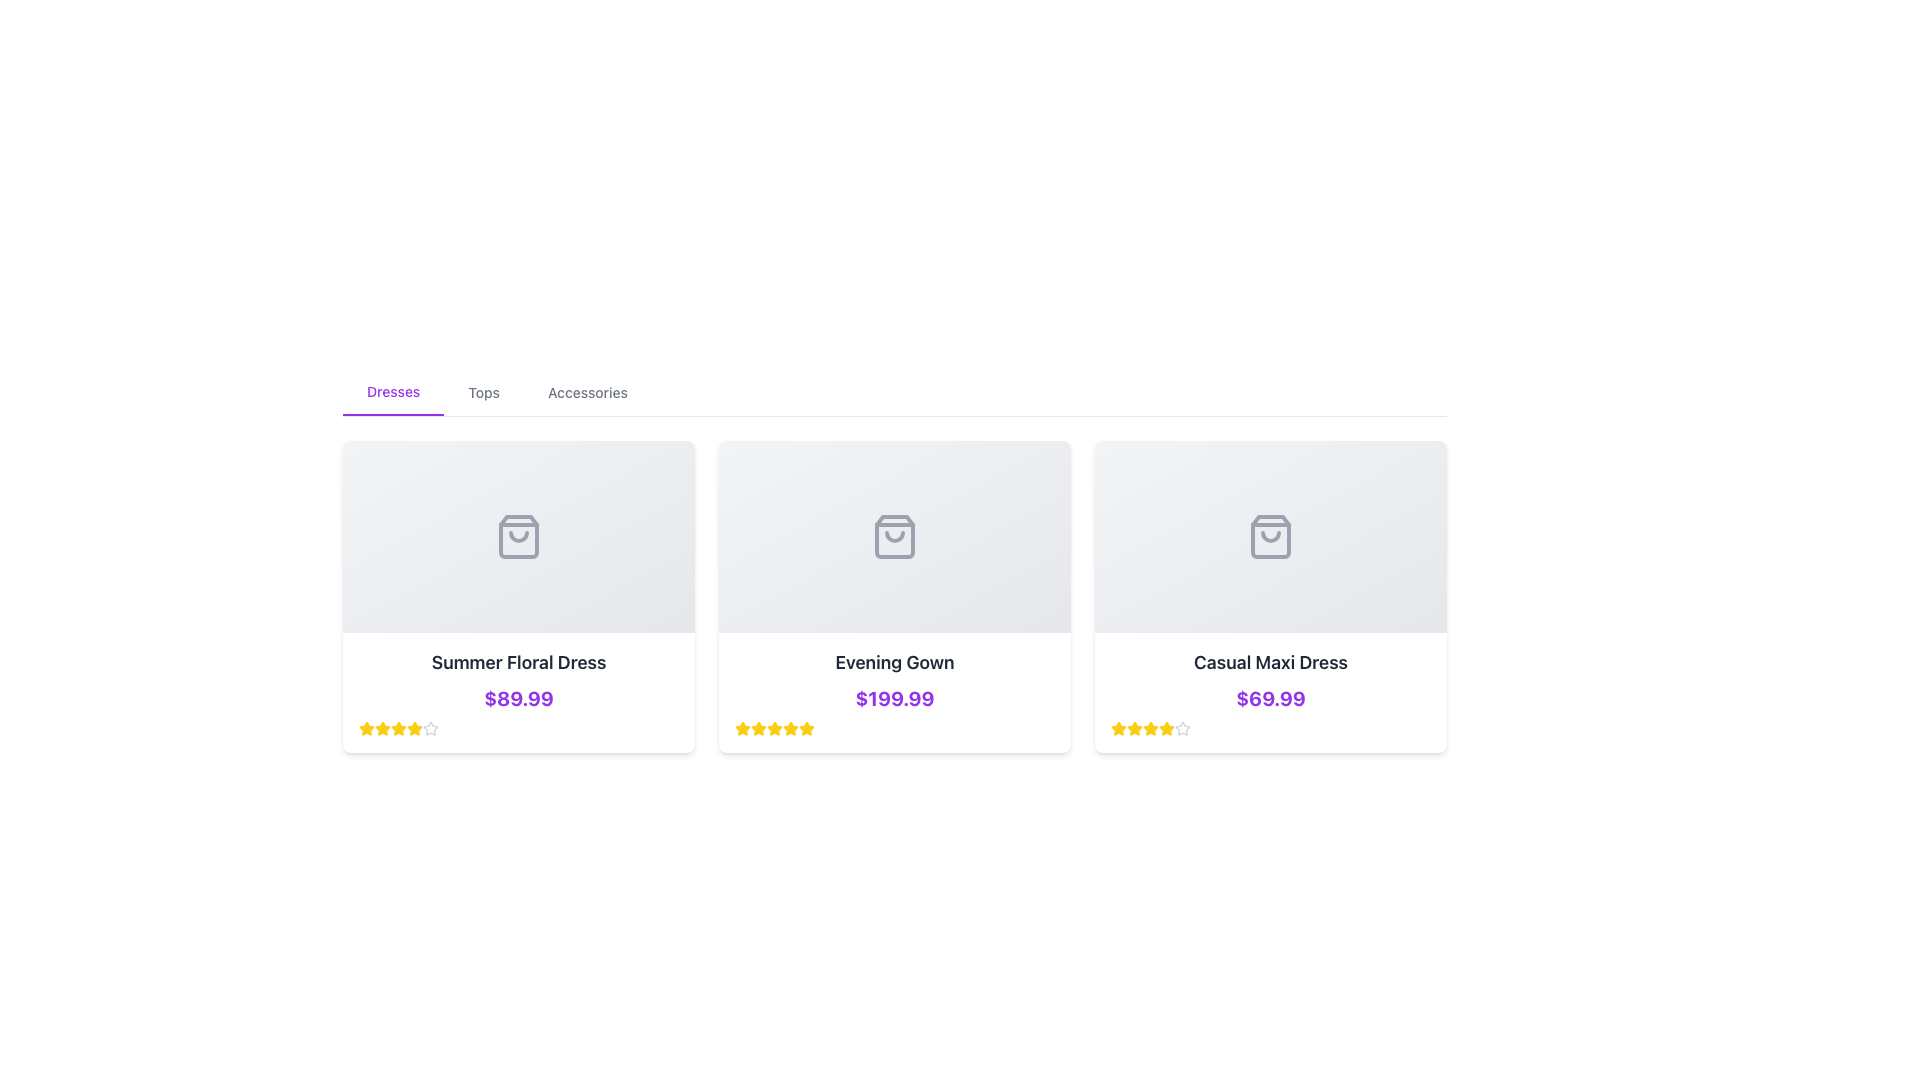 The height and width of the screenshot is (1080, 1920). I want to click on the characteristics of the third star icon representing a rating located beneath the 'Casual Maxi Dress' card in the second column of the displayed list, so click(1134, 729).